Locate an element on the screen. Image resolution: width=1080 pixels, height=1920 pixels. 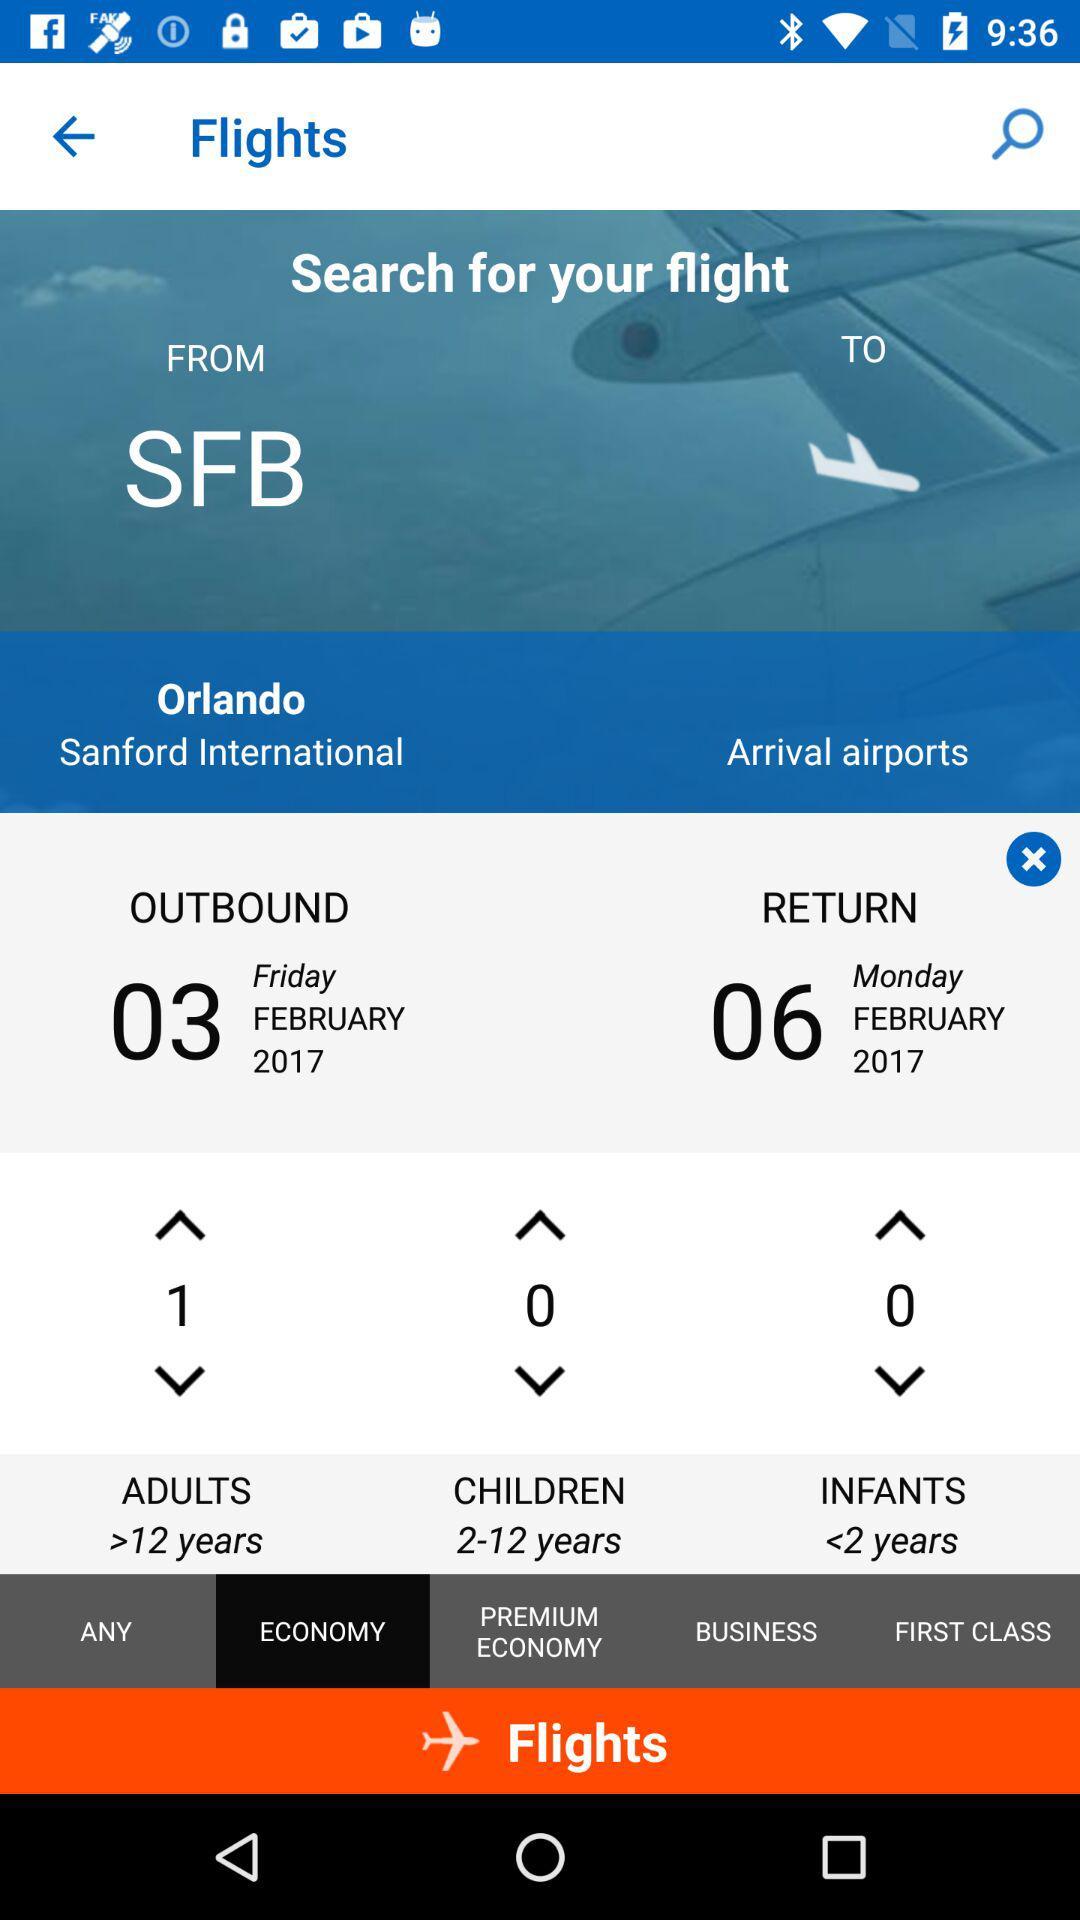
up is located at coordinates (898, 1224).